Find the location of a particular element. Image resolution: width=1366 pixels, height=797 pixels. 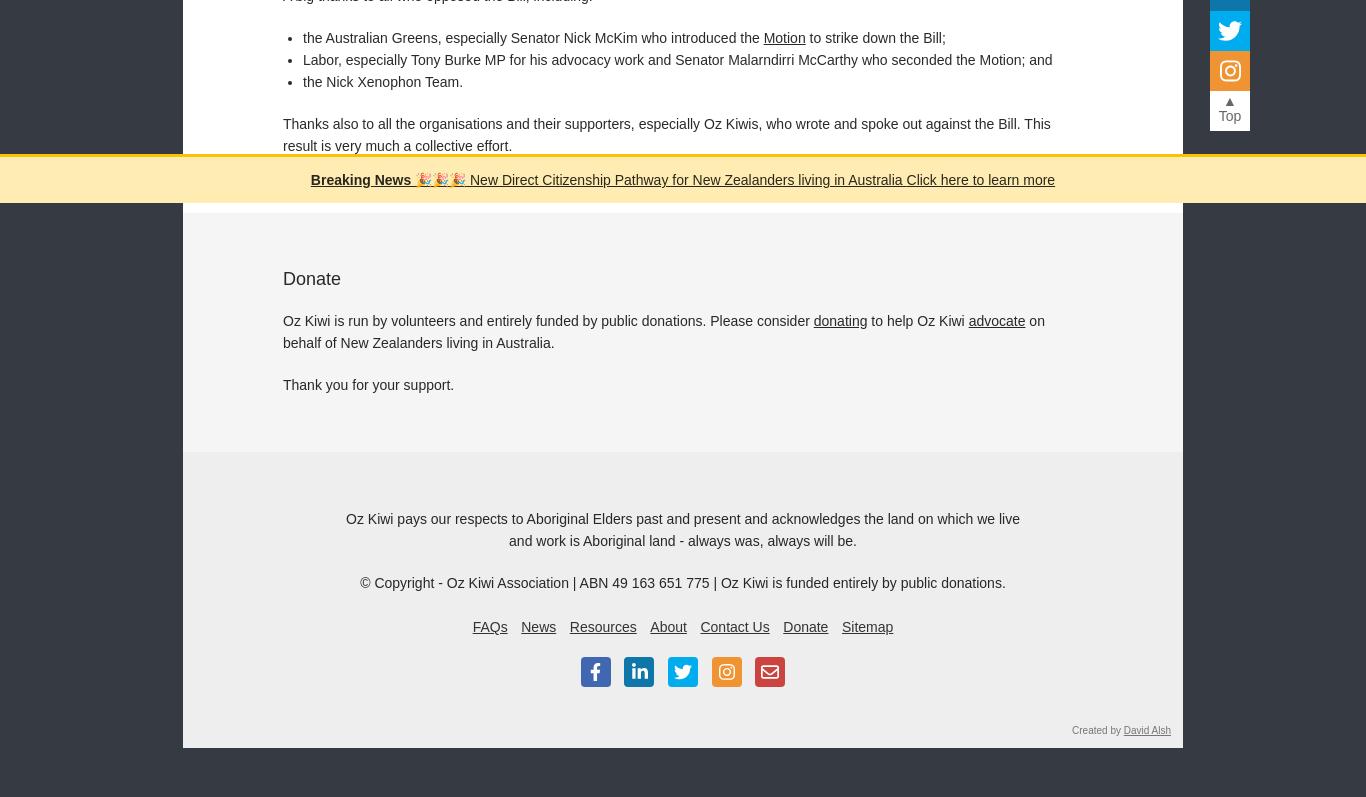

'Breaking News 🎉🎉🎉' is located at coordinates (386, 179).